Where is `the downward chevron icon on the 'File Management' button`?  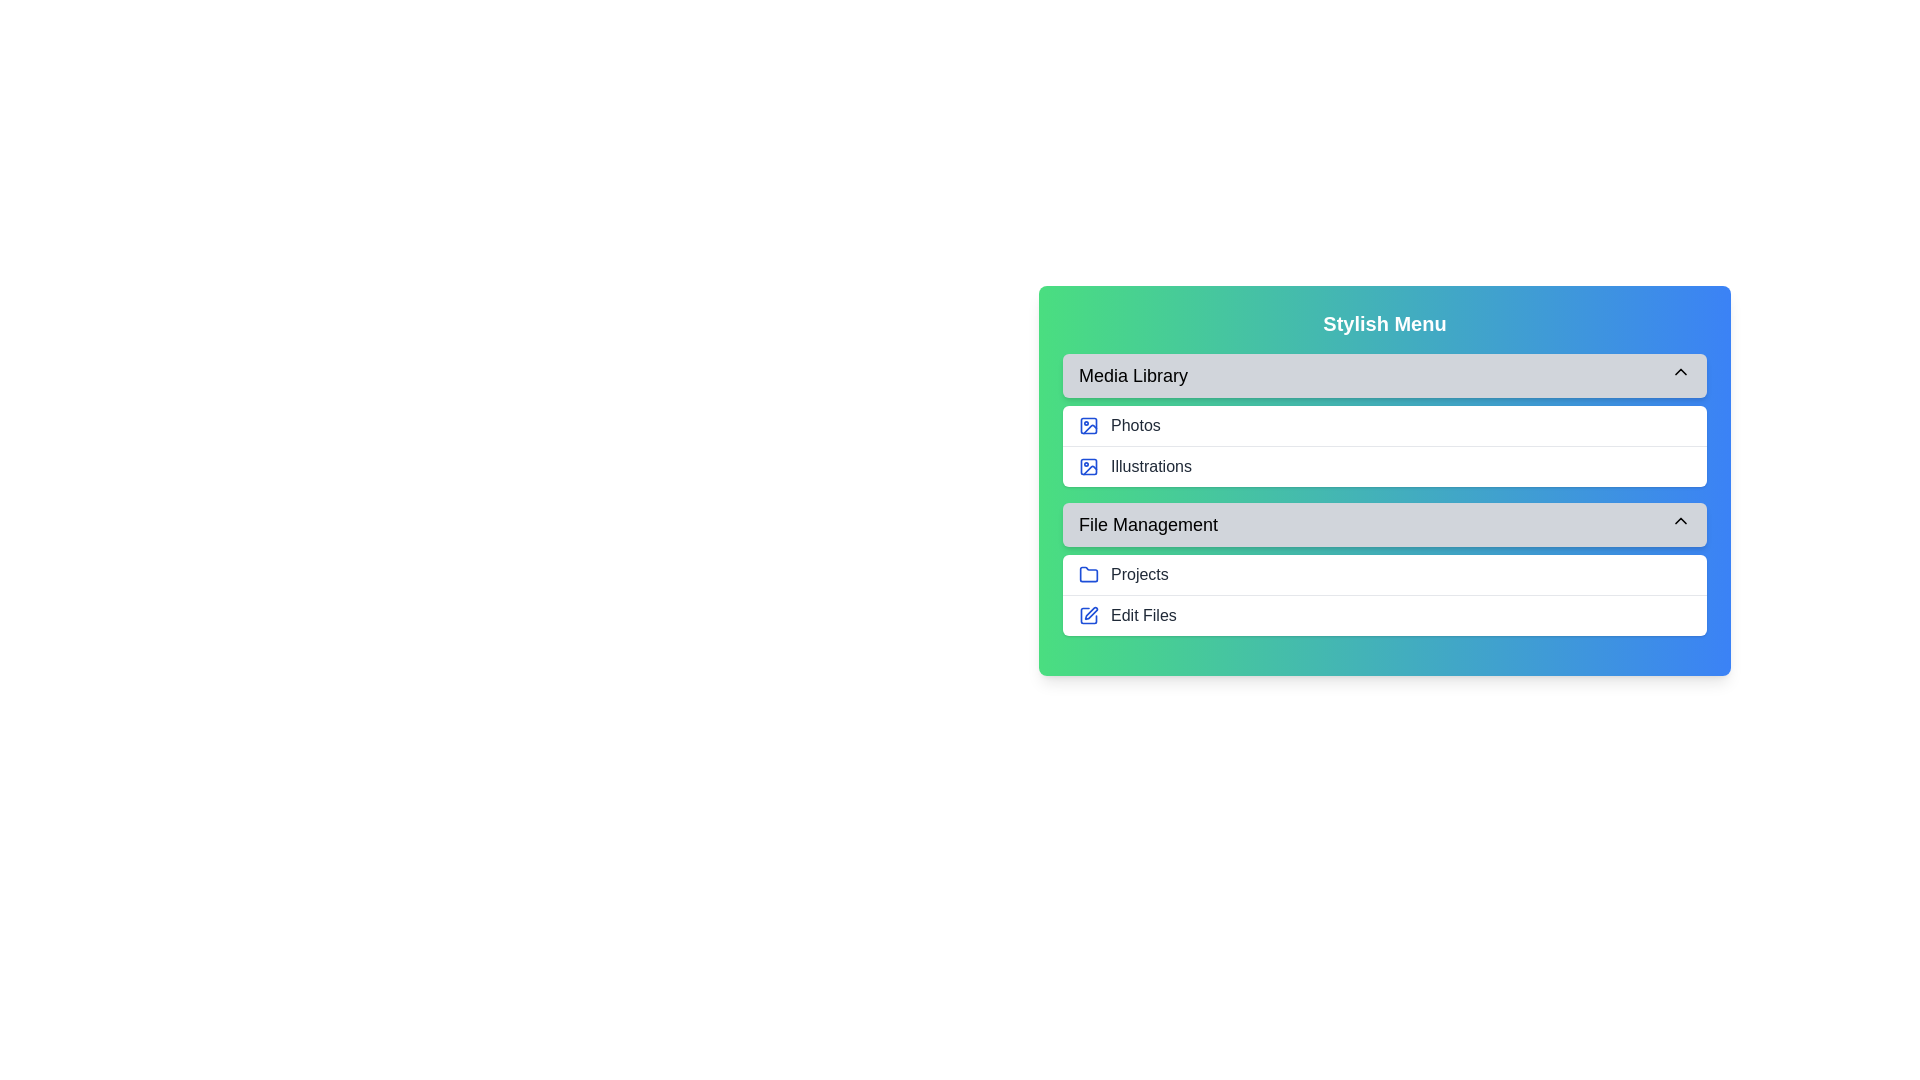
the downward chevron icon on the 'File Management' button is located at coordinates (1680, 519).